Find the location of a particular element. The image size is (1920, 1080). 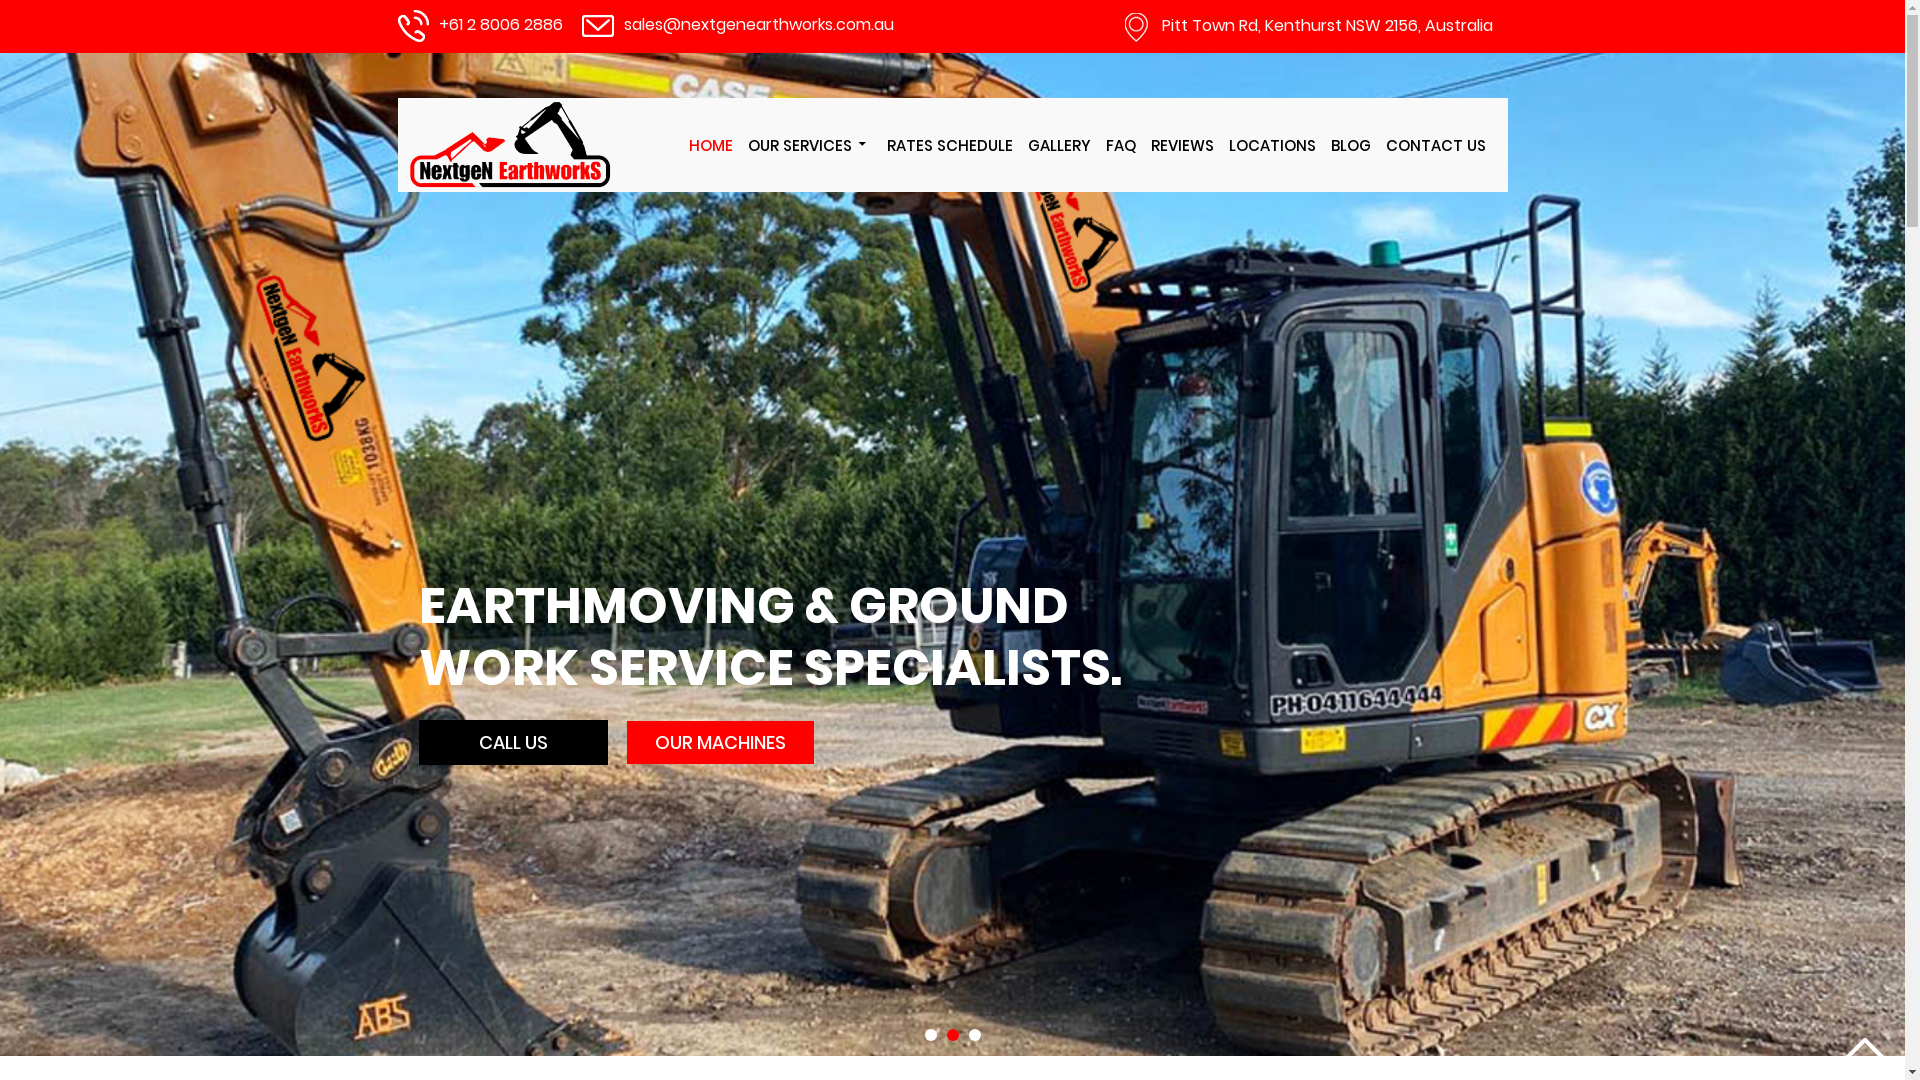

'GALLERY' is located at coordinates (1058, 144).